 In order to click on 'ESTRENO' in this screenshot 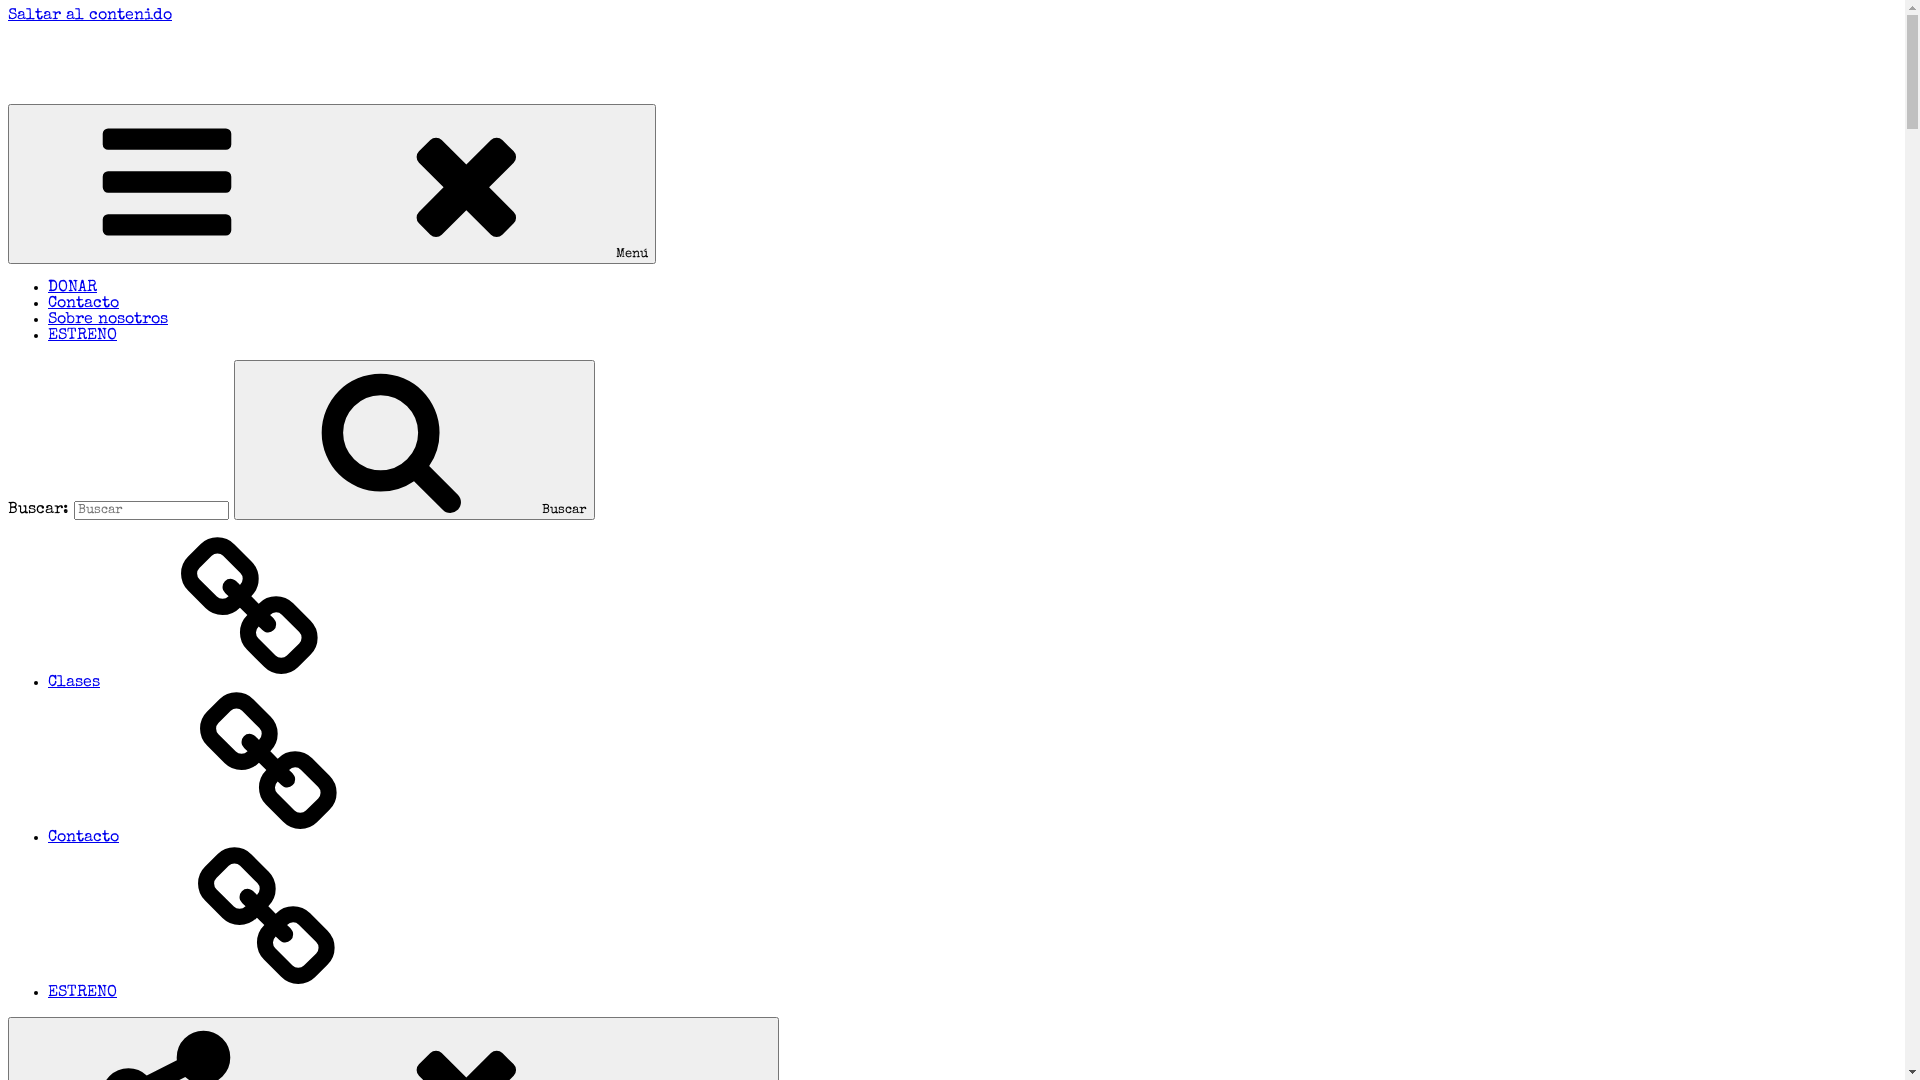, I will do `click(81, 334)`.